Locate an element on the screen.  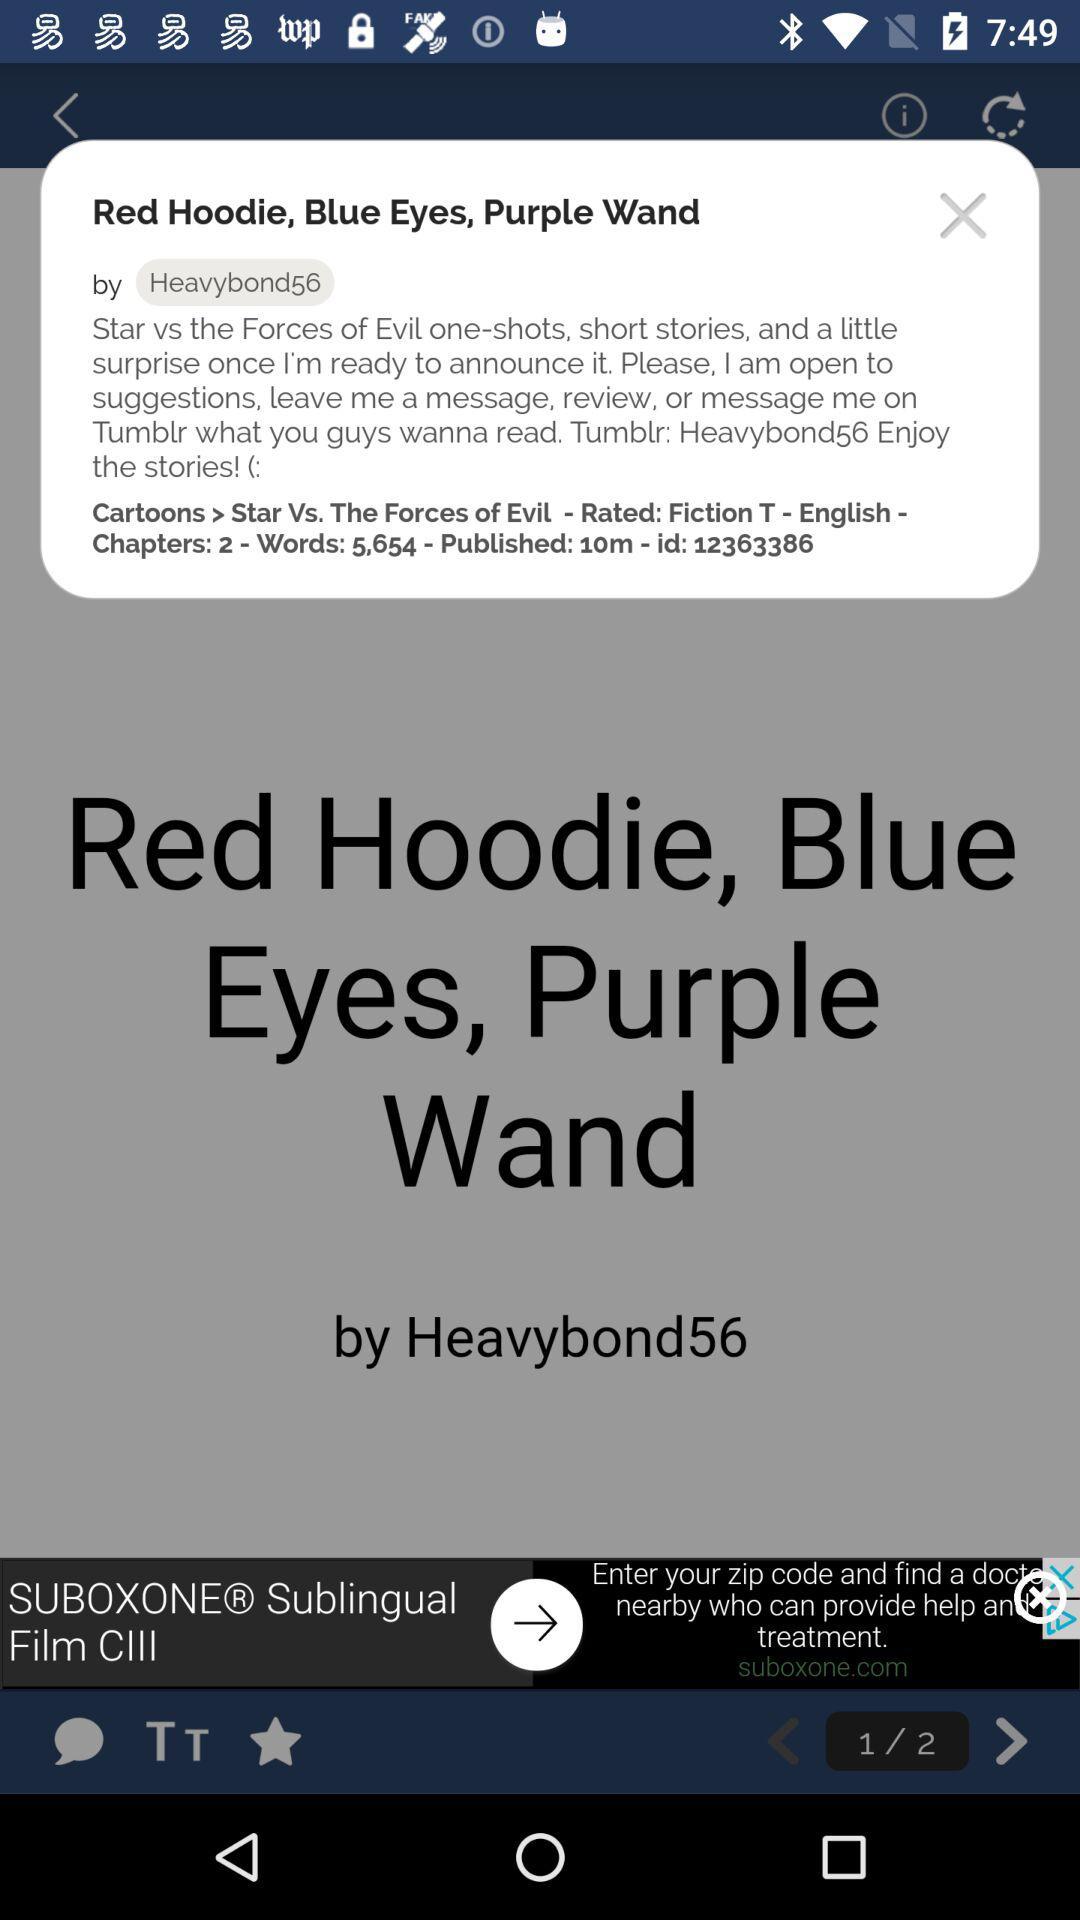
the close icon is located at coordinates (963, 217).